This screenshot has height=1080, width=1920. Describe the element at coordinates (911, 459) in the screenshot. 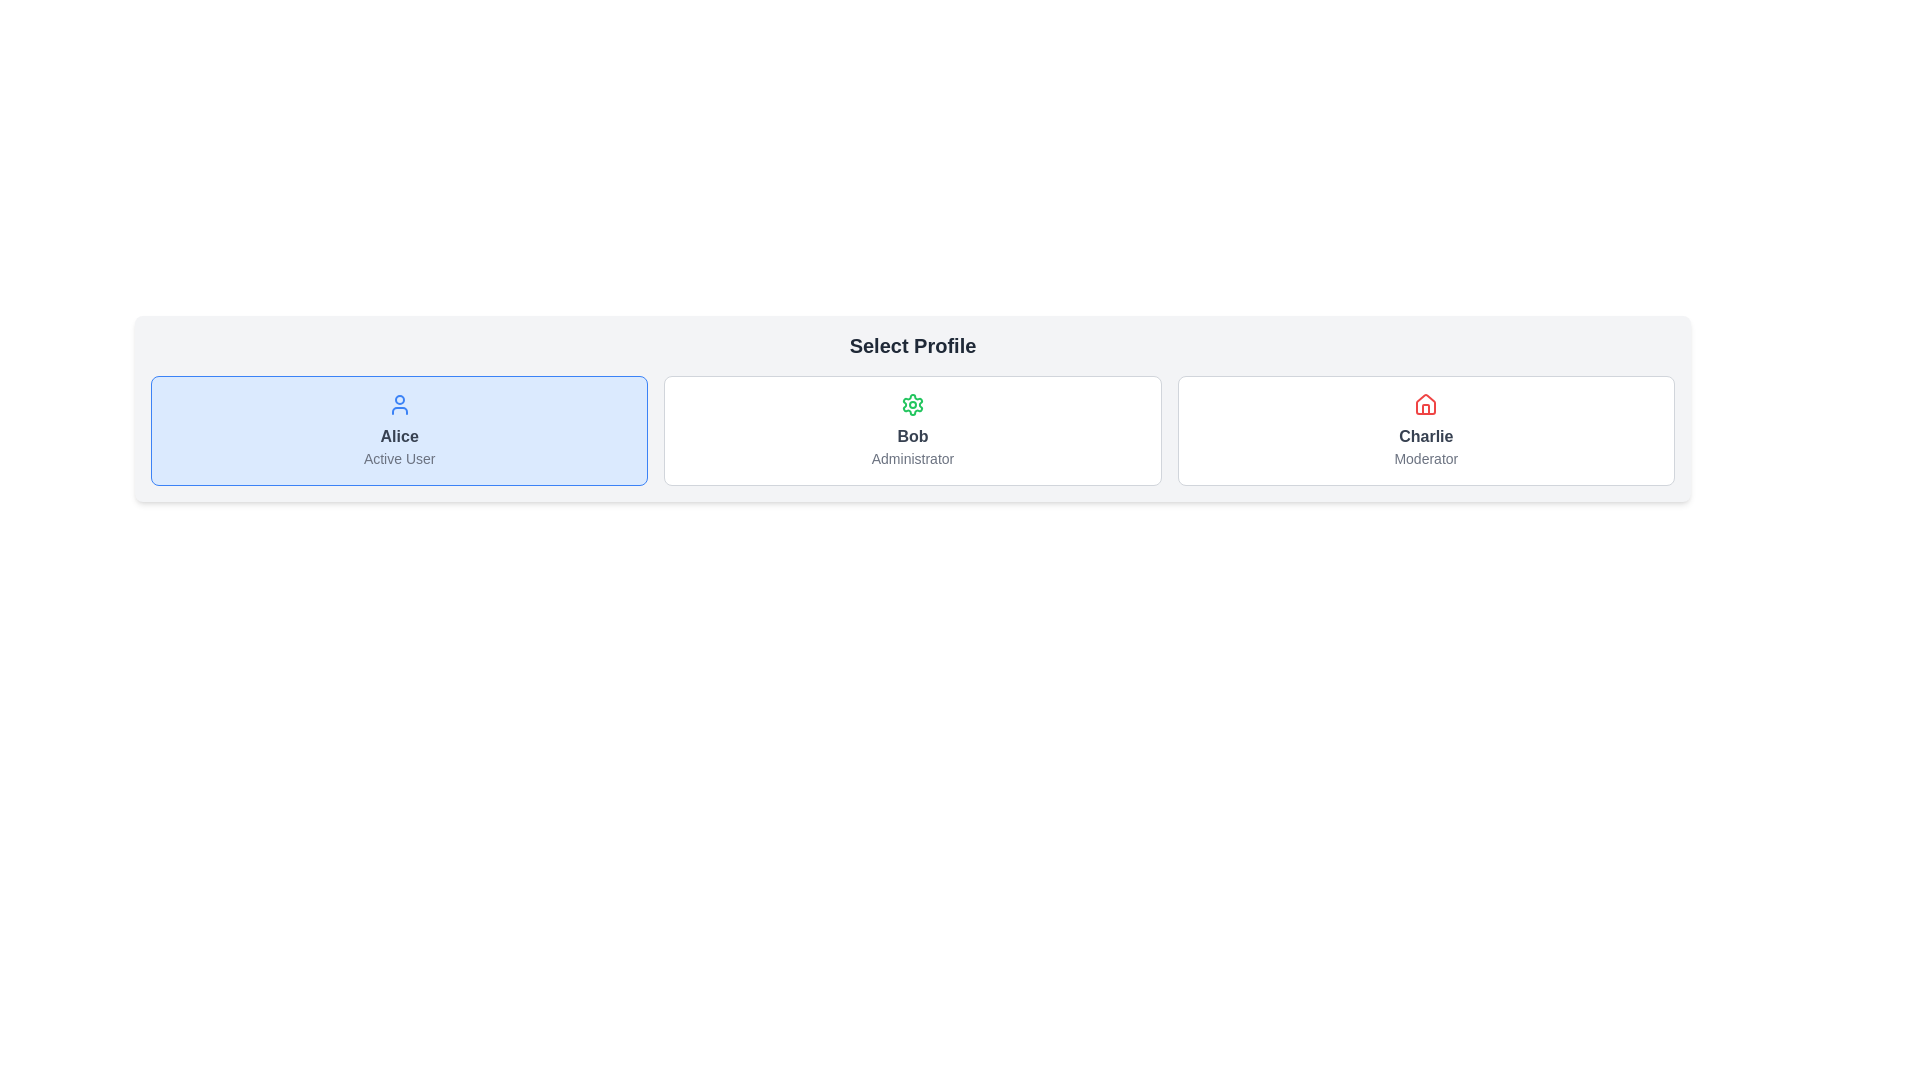

I see `the 'Administrator' text label located beneath the bold text 'Bob' in the middle profile card of the 'Select Profile' interface` at that location.